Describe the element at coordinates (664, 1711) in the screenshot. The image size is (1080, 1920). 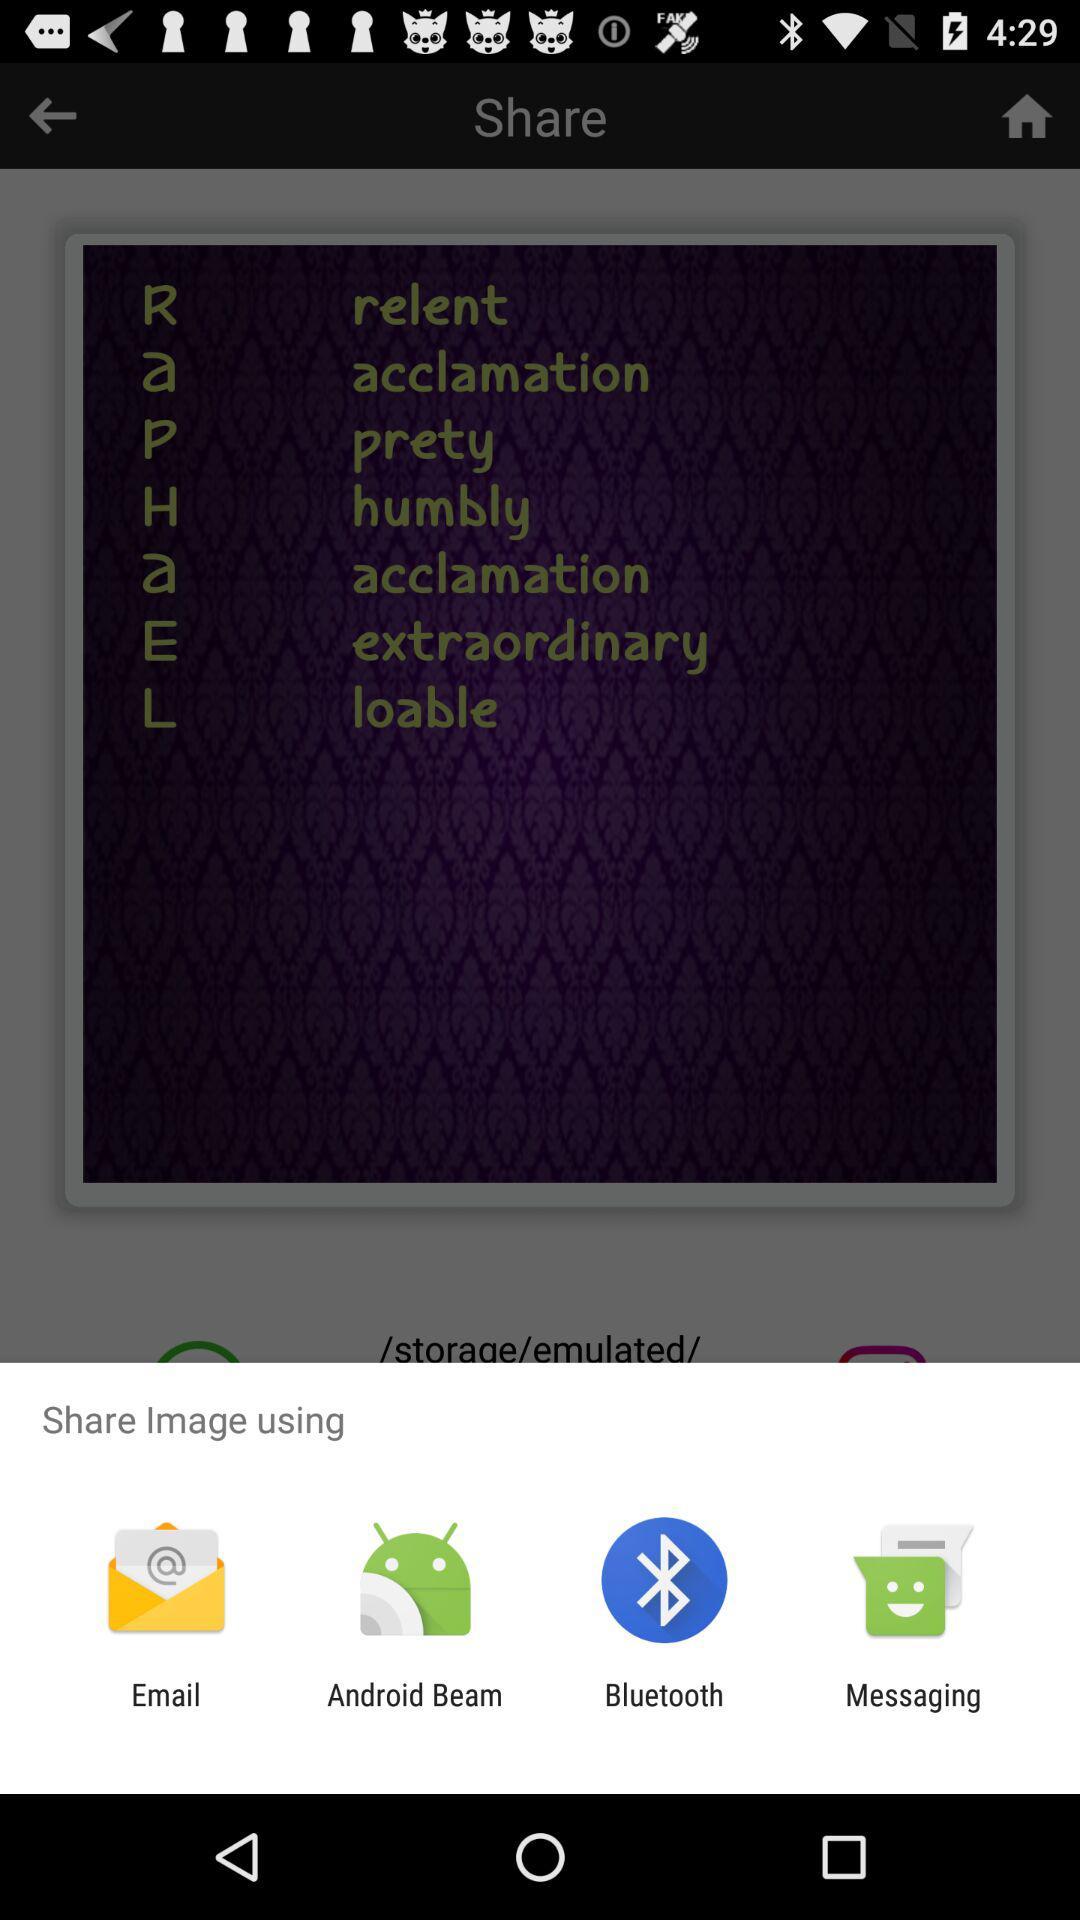
I see `the icon to the right of android beam` at that location.